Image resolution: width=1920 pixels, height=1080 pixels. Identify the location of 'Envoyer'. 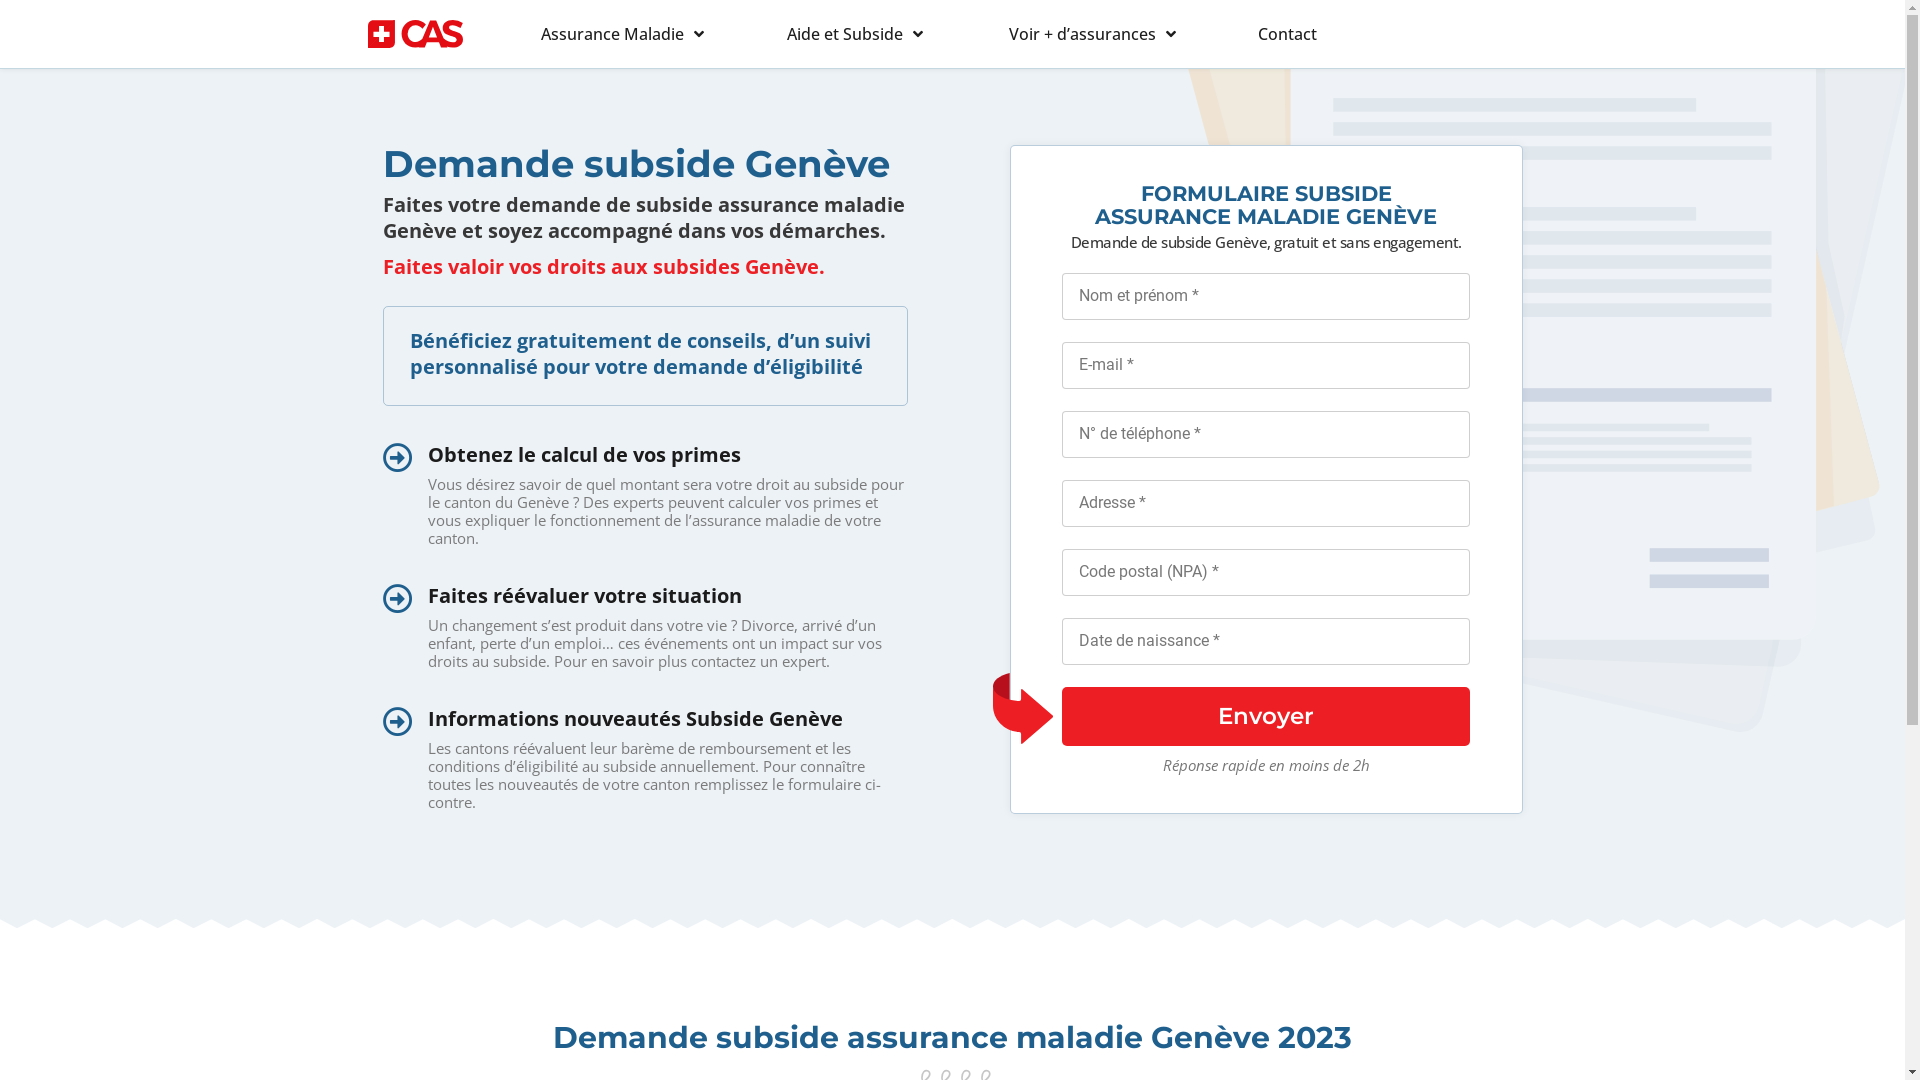
(1265, 715).